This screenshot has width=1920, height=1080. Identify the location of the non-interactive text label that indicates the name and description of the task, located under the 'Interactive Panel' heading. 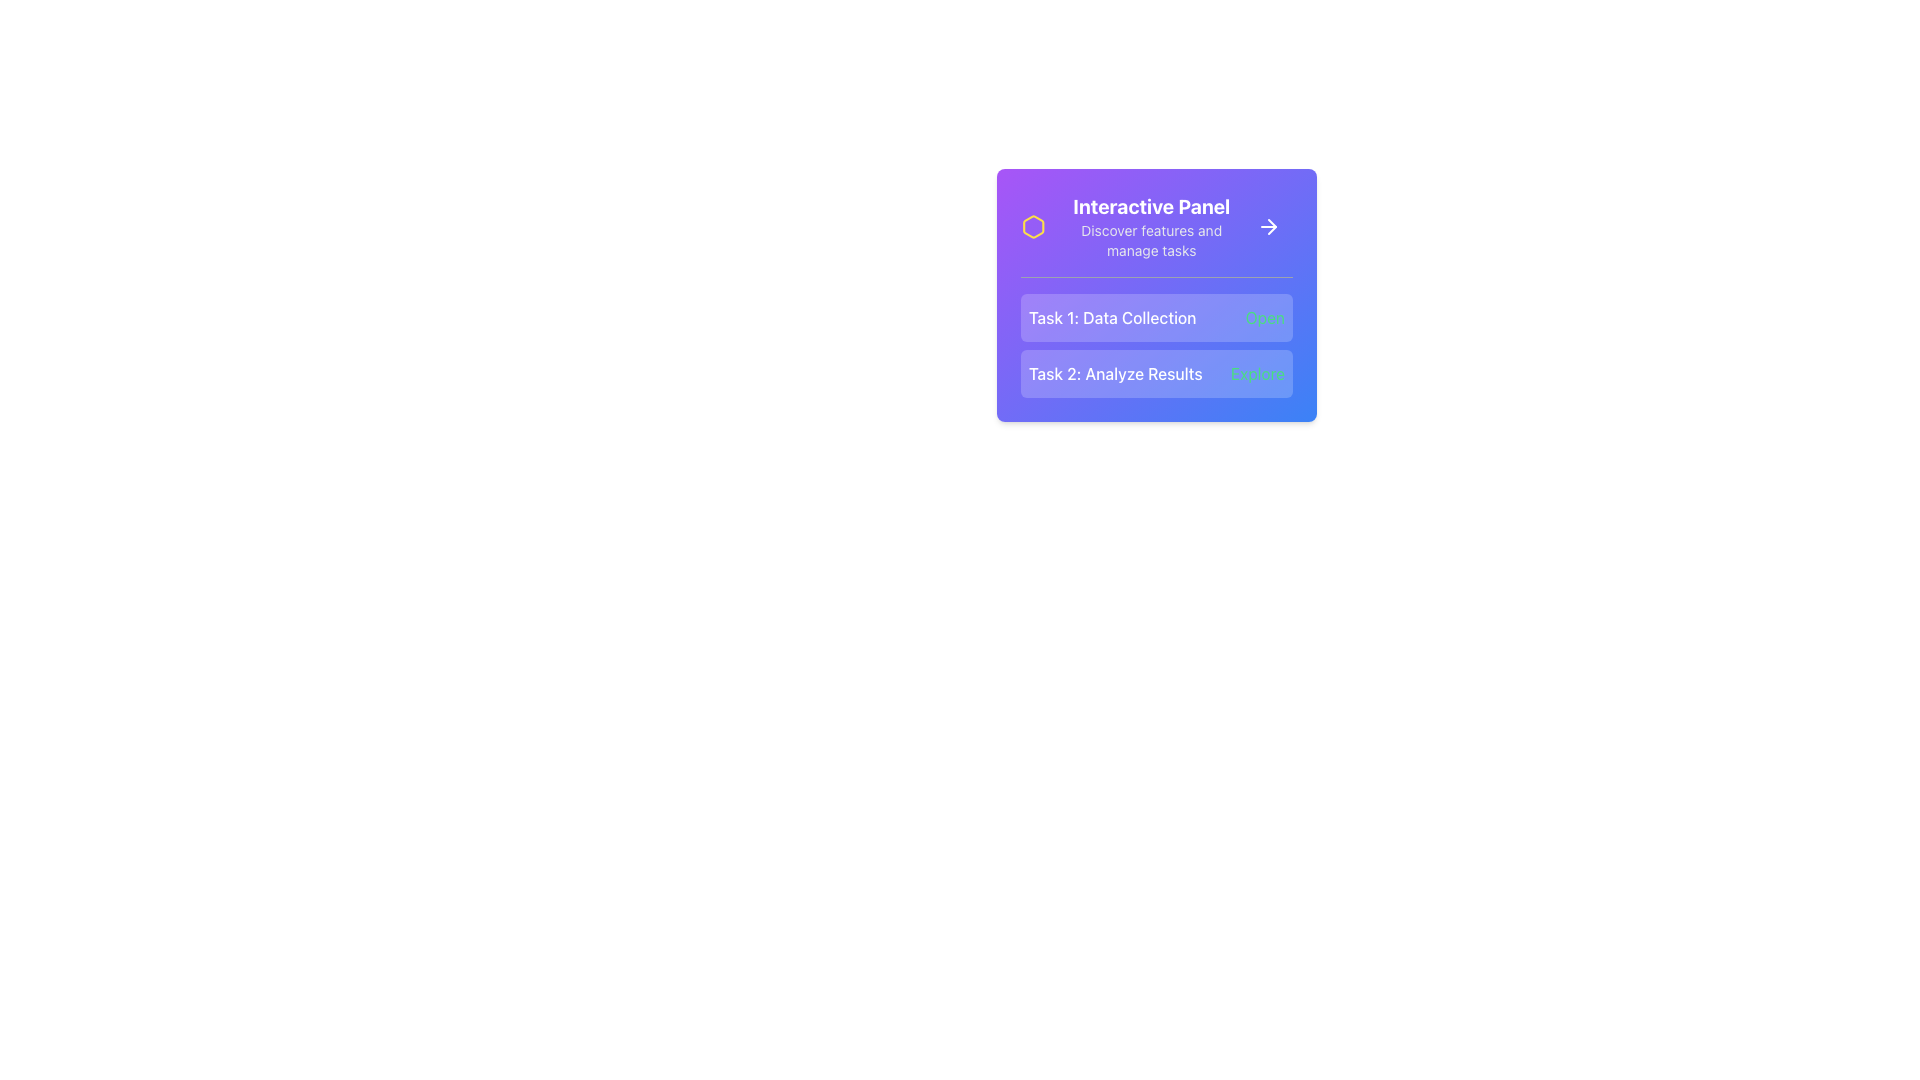
(1111, 316).